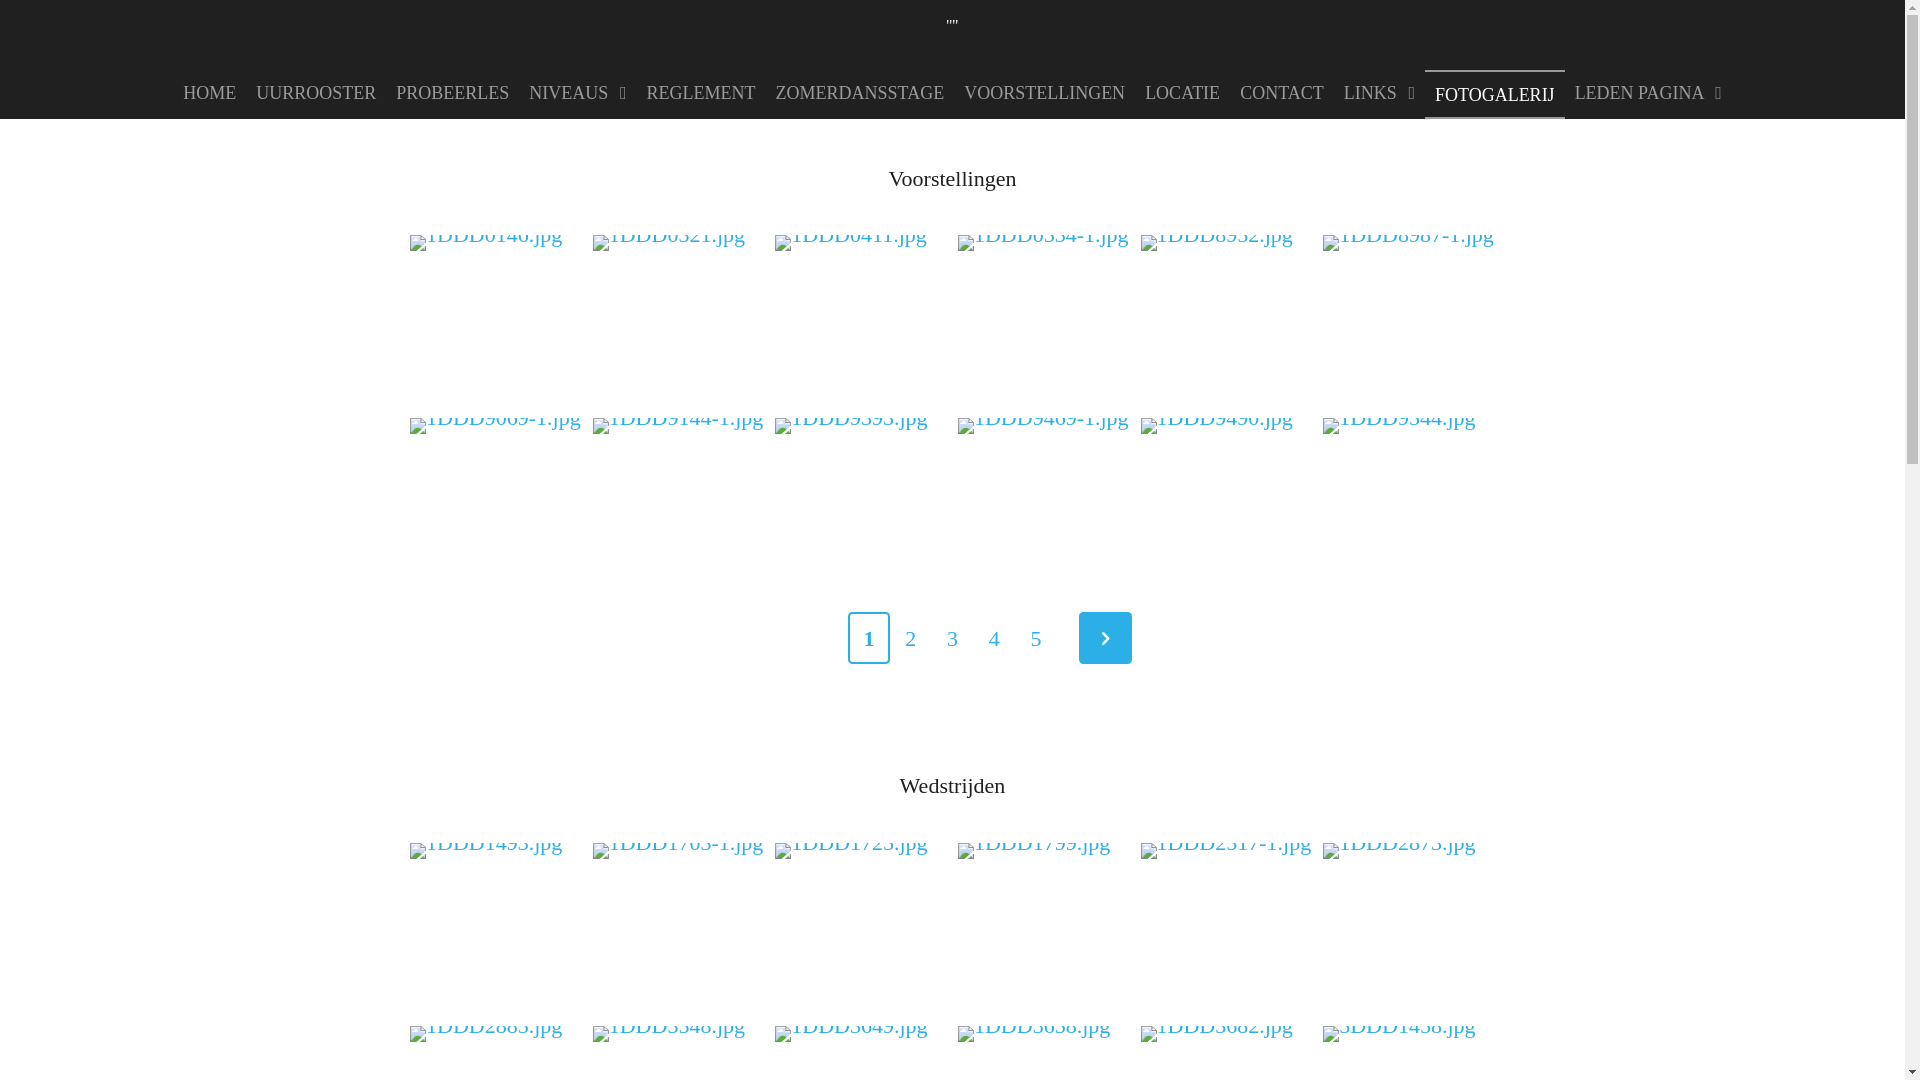 Image resolution: width=1920 pixels, height=1080 pixels. Describe the element at coordinates (1494, 94) in the screenshot. I see `'FOTOGALERIJ'` at that location.